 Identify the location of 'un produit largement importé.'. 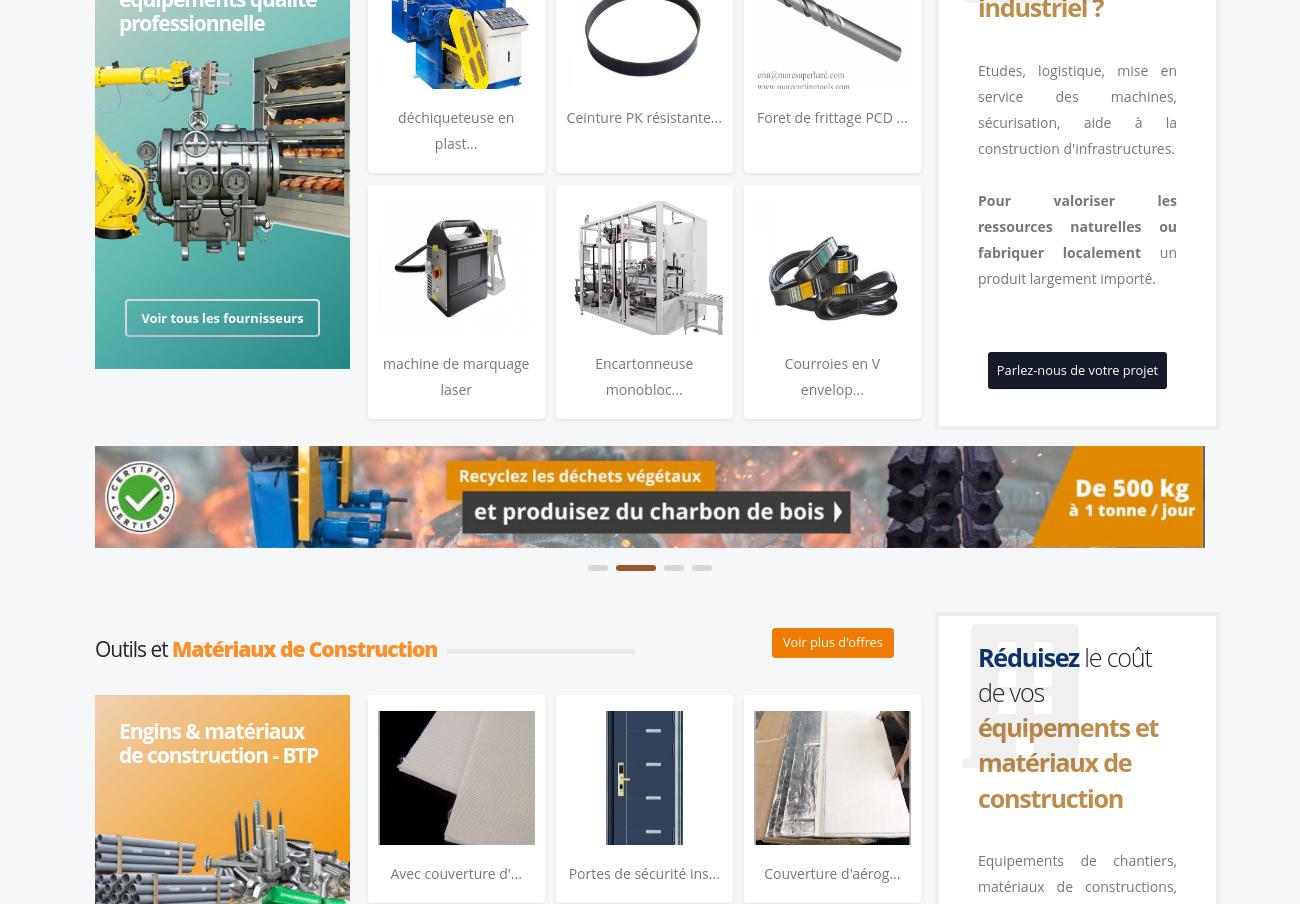
(1077, 263).